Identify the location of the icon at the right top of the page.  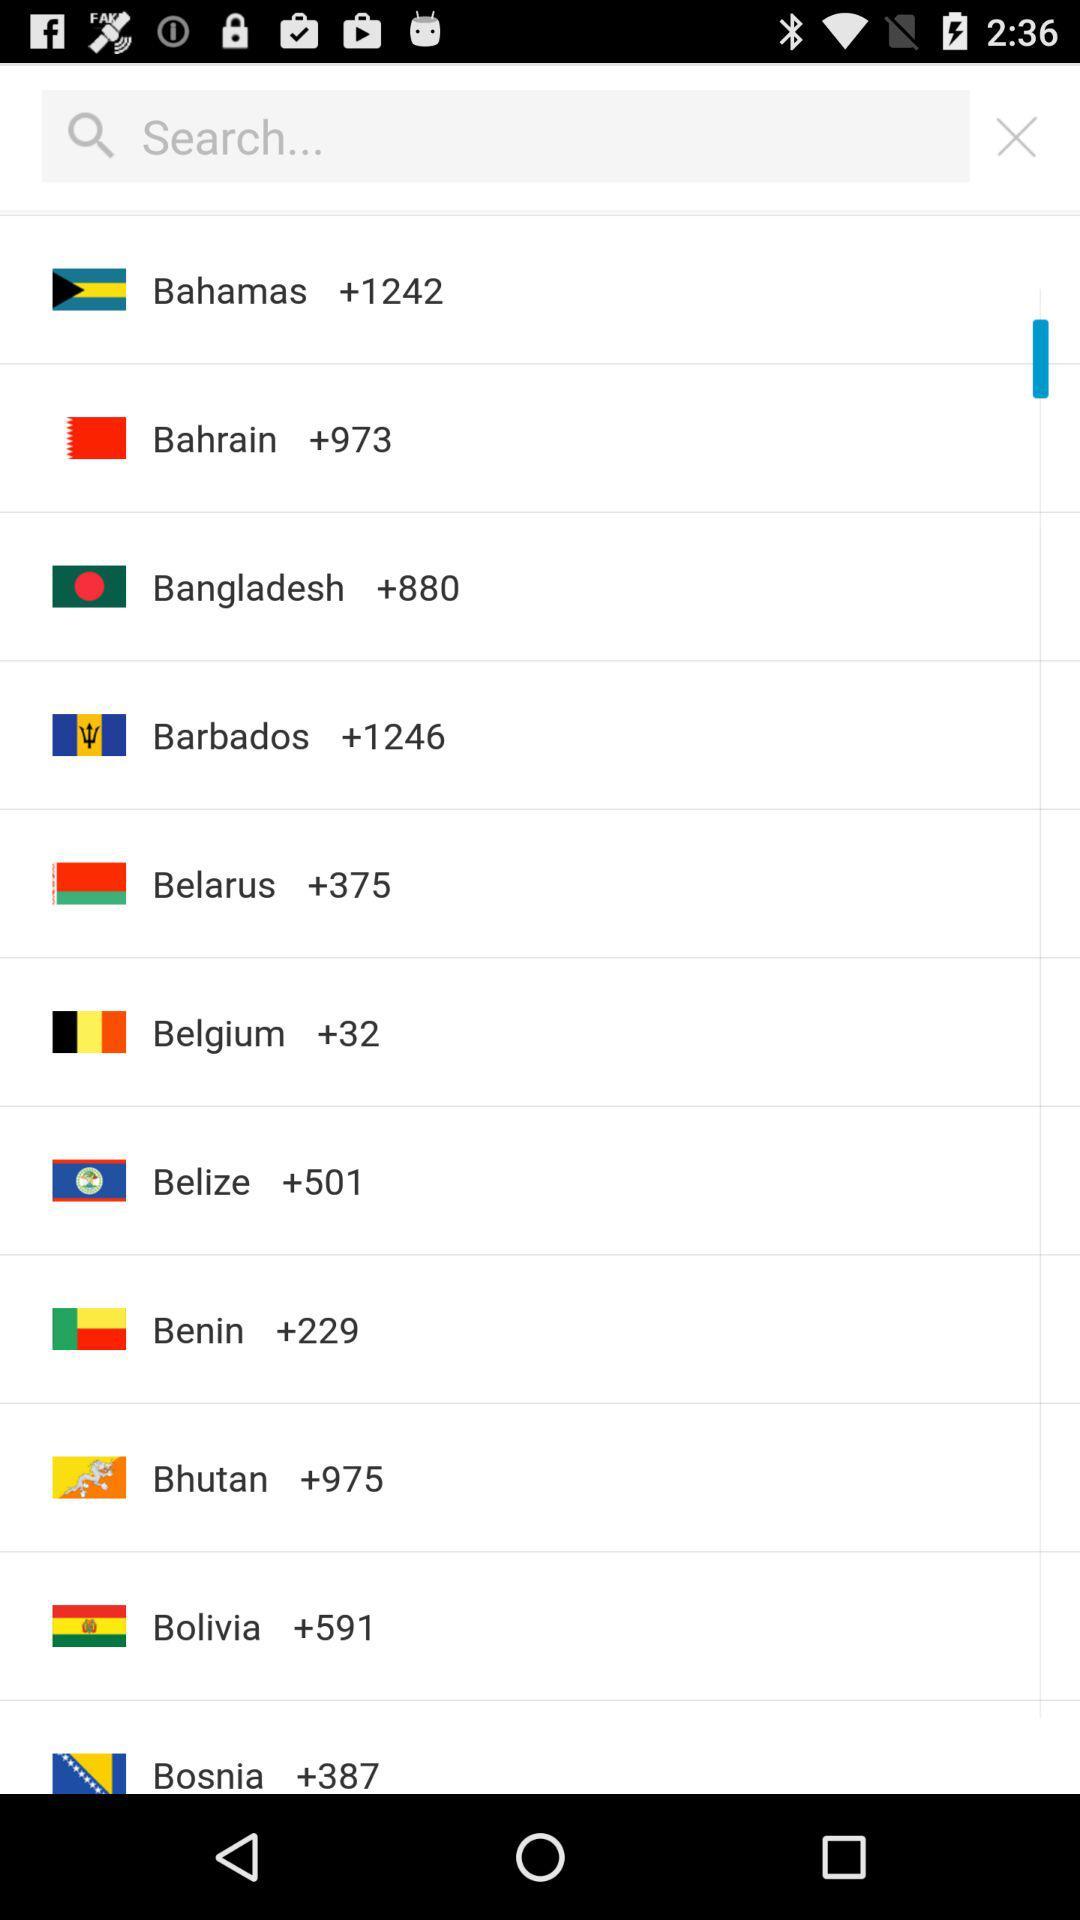
(1017, 136).